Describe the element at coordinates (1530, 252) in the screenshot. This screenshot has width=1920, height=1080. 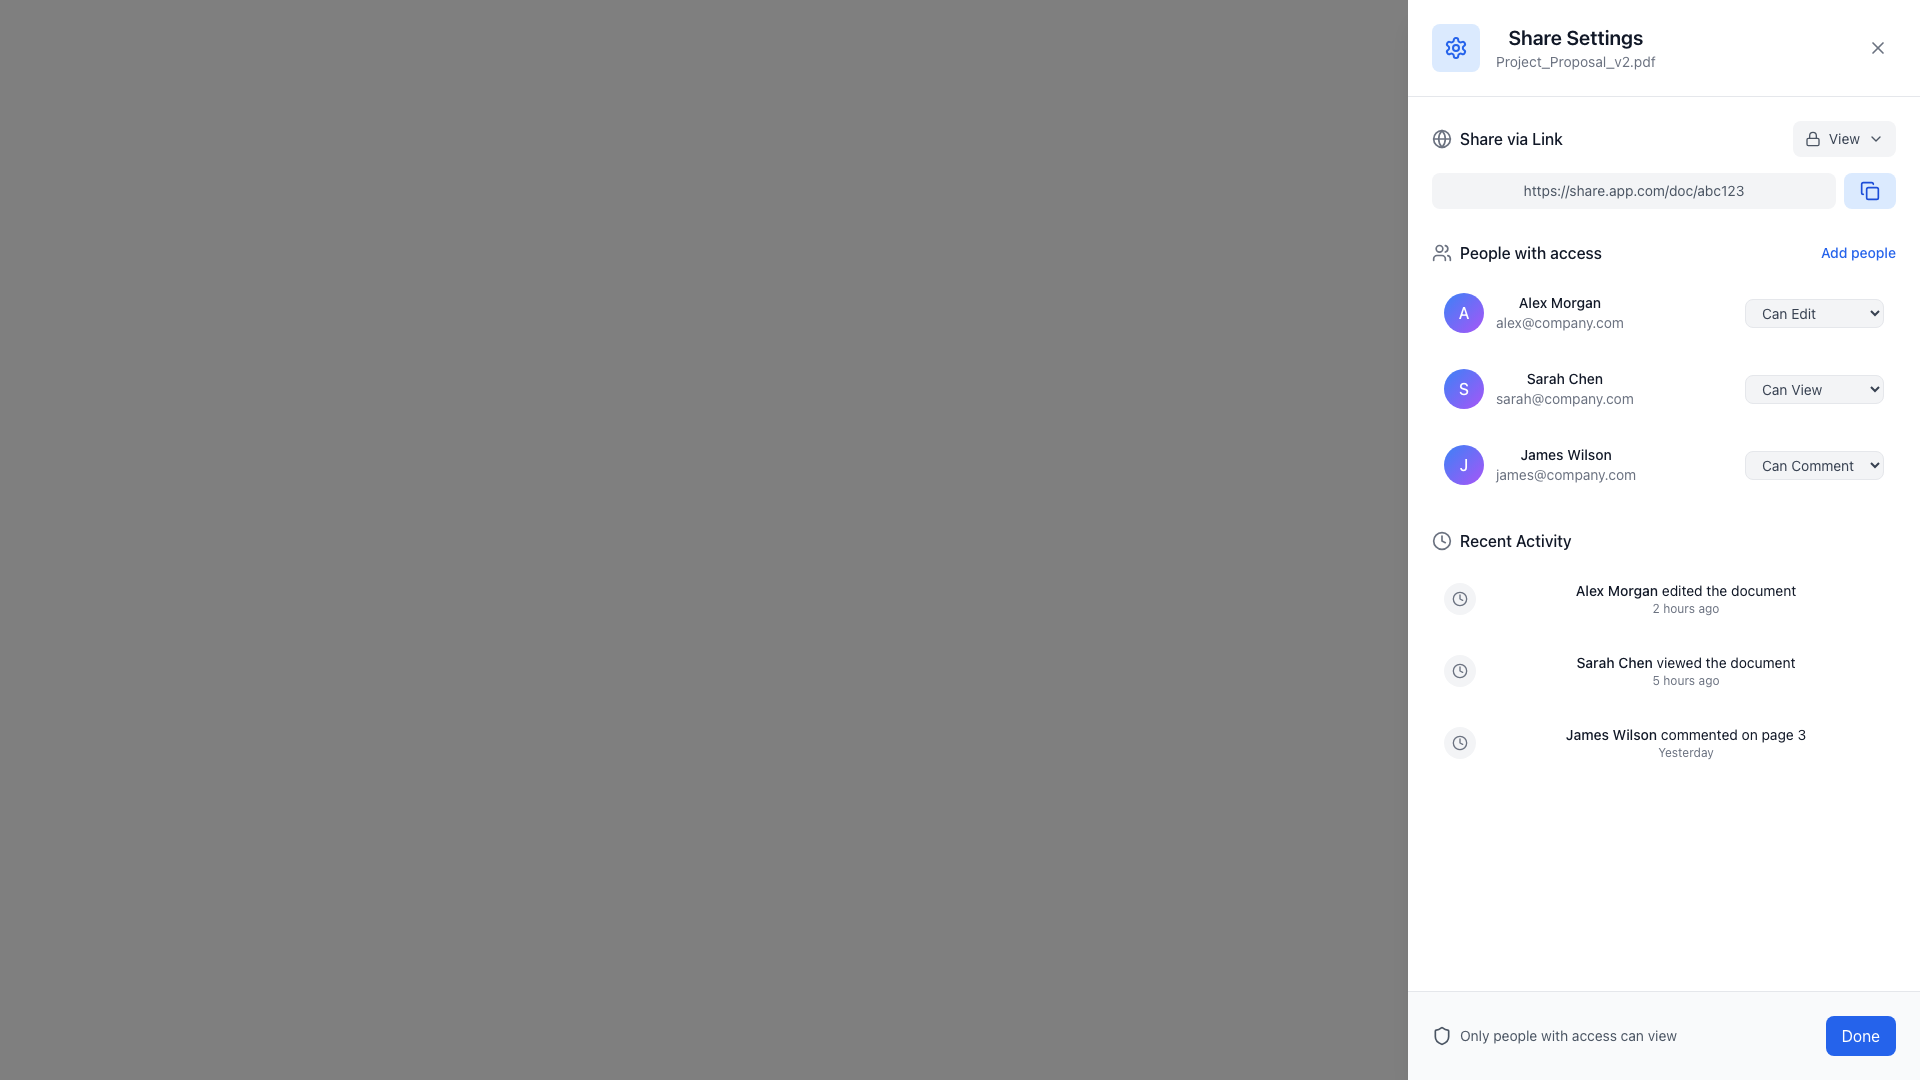
I see `the text label 'People with access' located in the 'Share Settings' panel, which is positioned below 'Share via Link' and above user profiles` at that location.